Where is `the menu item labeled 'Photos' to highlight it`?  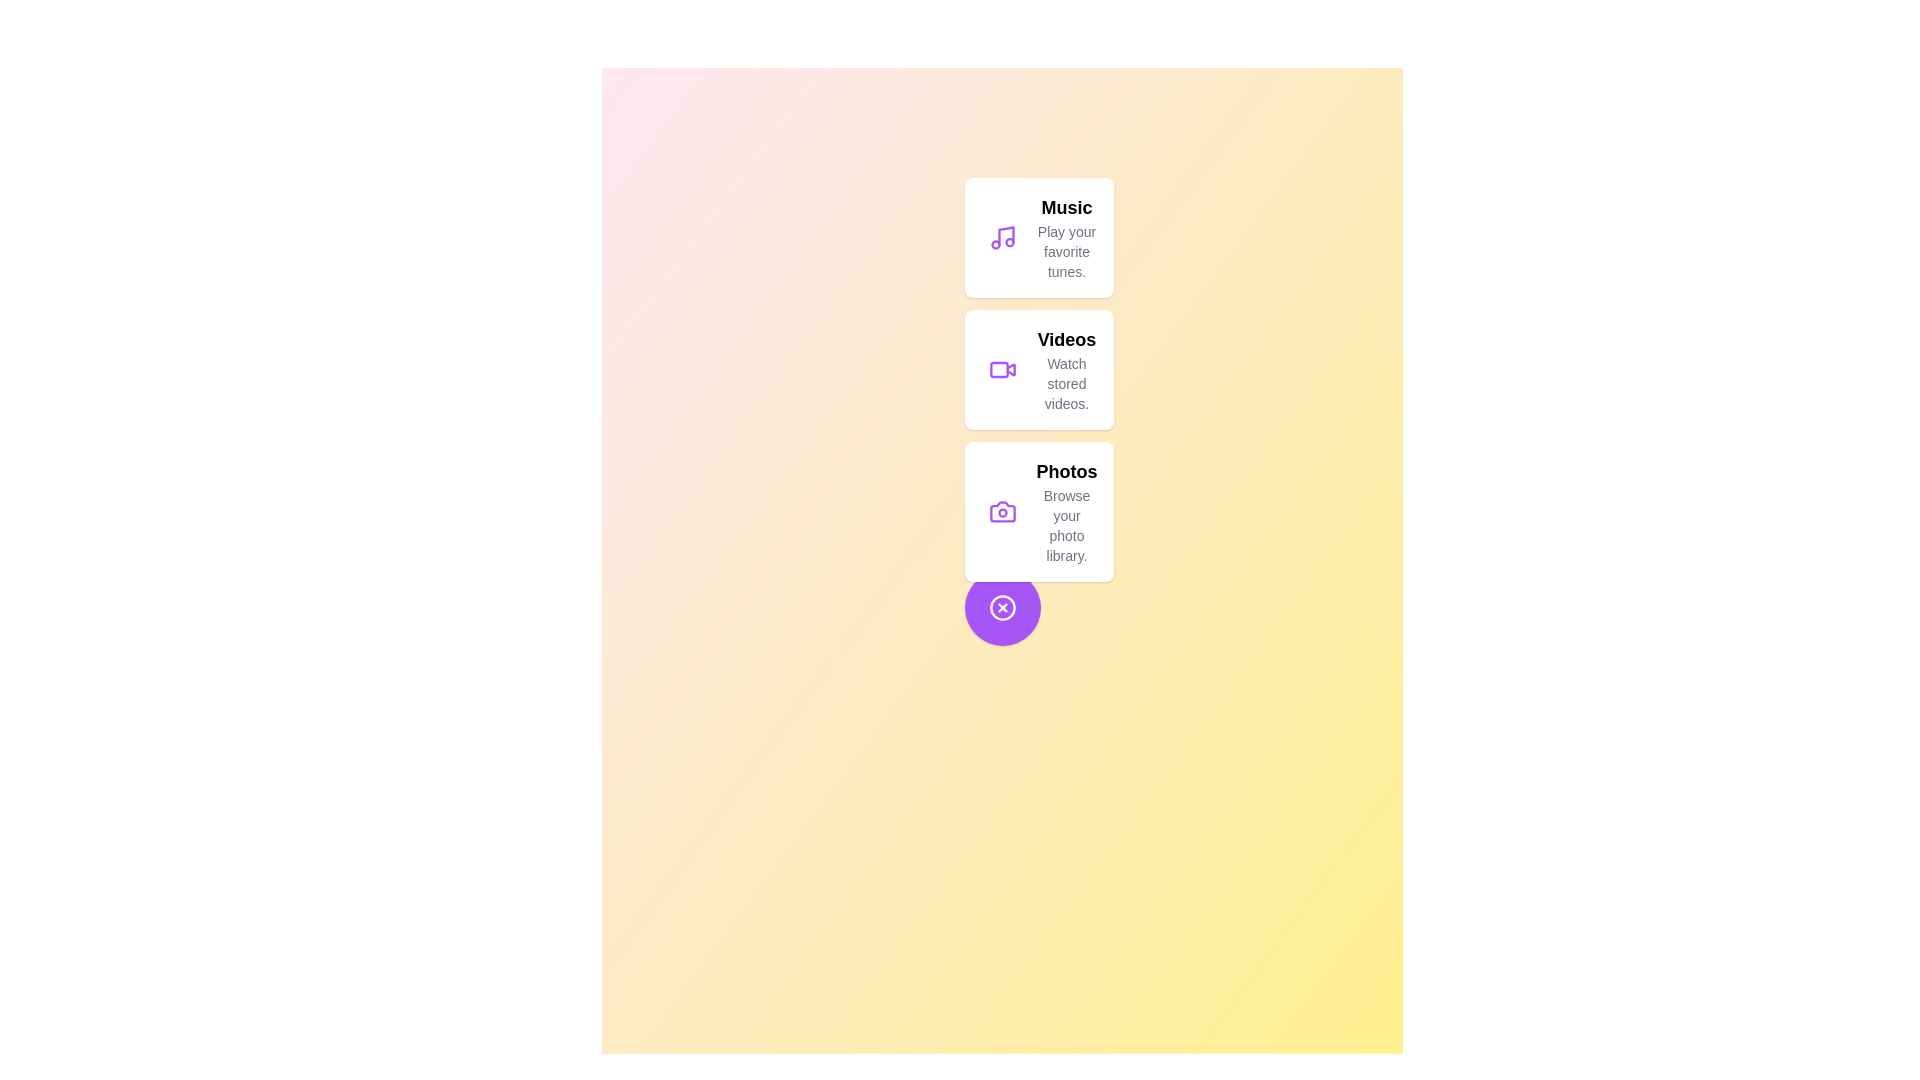
the menu item labeled 'Photos' to highlight it is located at coordinates (1038, 511).